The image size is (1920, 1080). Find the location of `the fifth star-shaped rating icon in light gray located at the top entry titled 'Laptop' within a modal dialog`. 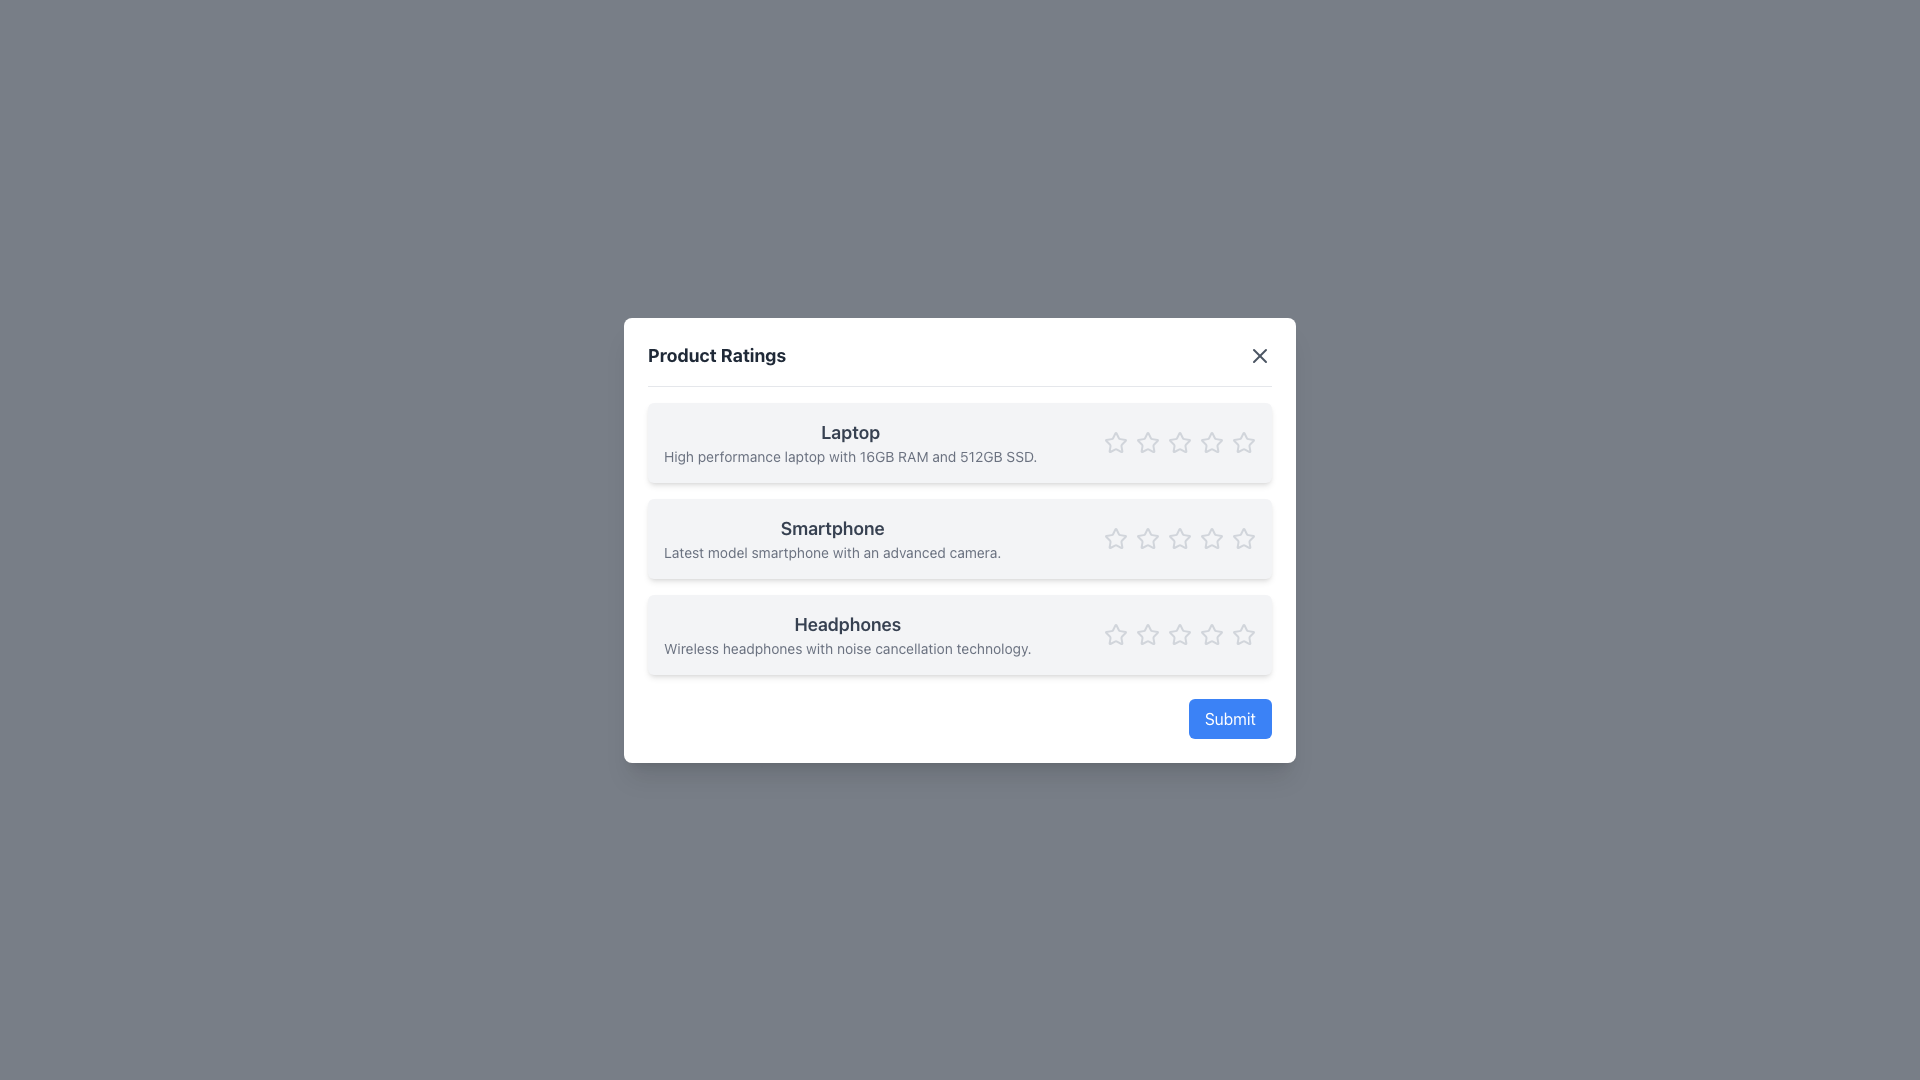

the fifth star-shaped rating icon in light gray located at the top entry titled 'Laptop' within a modal dialog is located at coordinates (1242, 441).